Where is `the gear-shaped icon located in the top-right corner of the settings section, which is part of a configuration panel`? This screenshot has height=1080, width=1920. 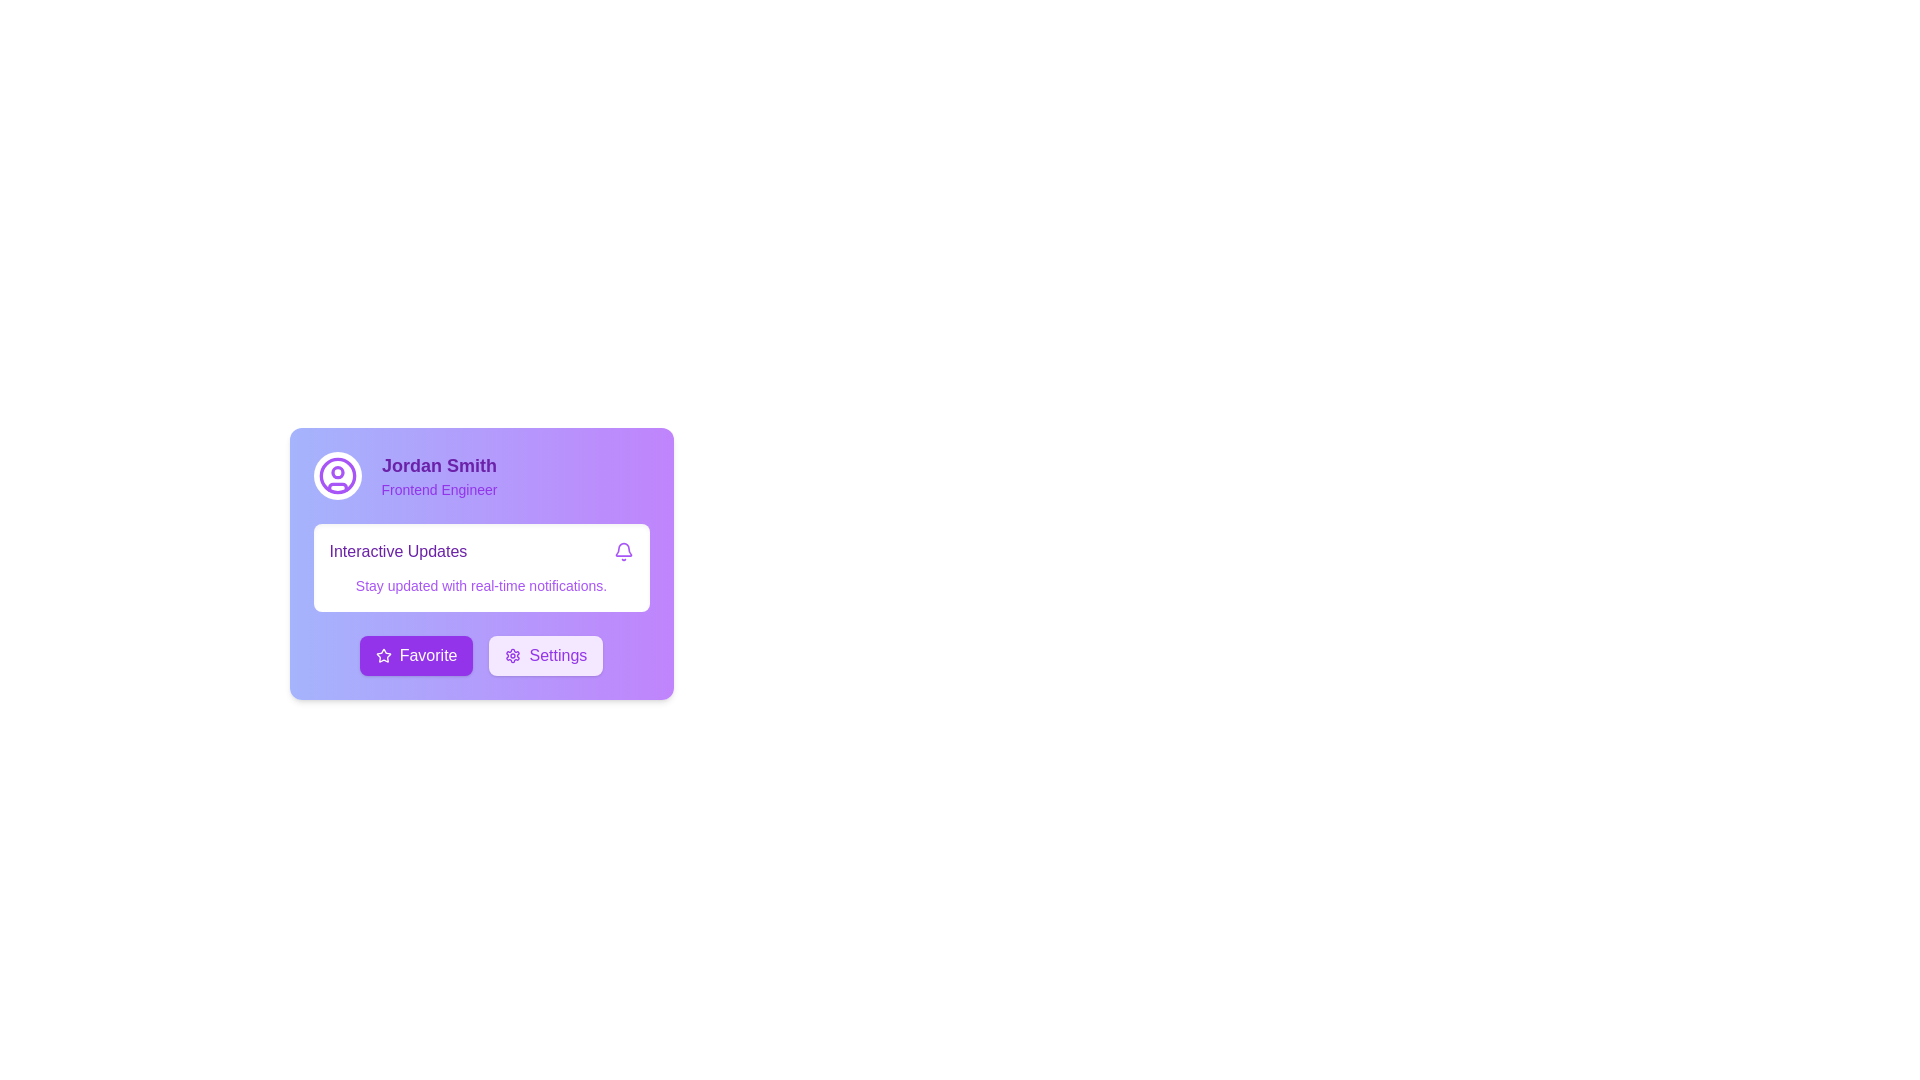 the gear-shaped icon located in the top-right corner of the settings section, which is part of a configuration panel is located at coordinates (513, 655).